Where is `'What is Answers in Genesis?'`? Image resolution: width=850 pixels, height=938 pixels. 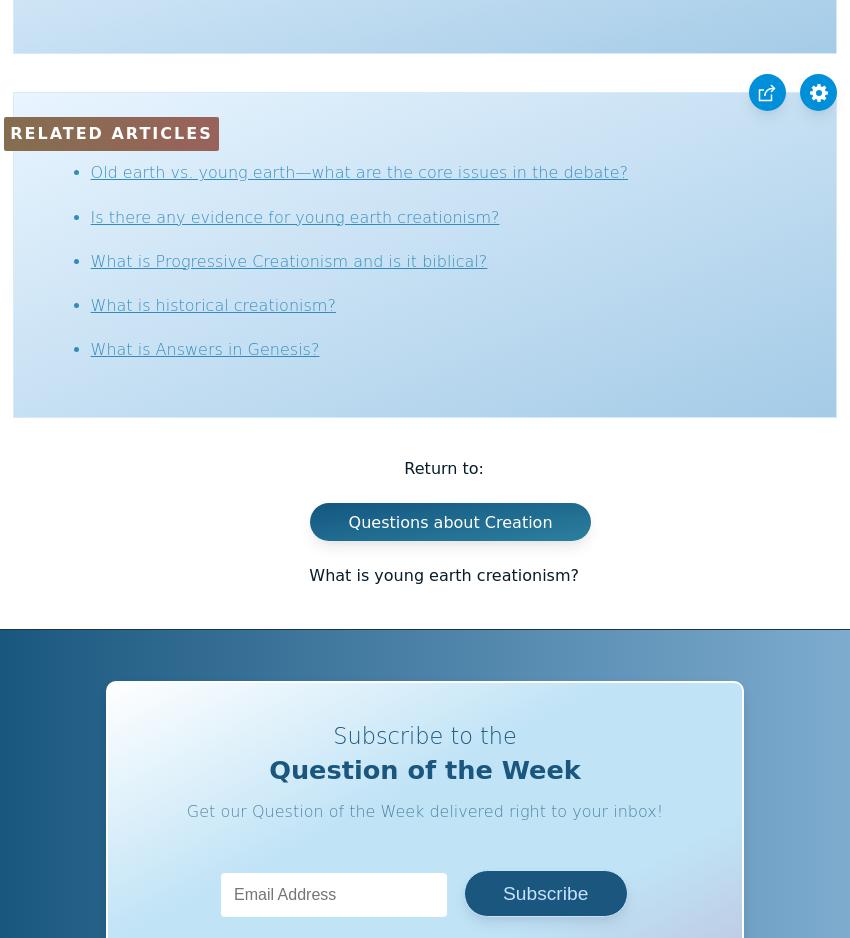
'What is Answers in Genesis?' is located at coordinates (203, 348).